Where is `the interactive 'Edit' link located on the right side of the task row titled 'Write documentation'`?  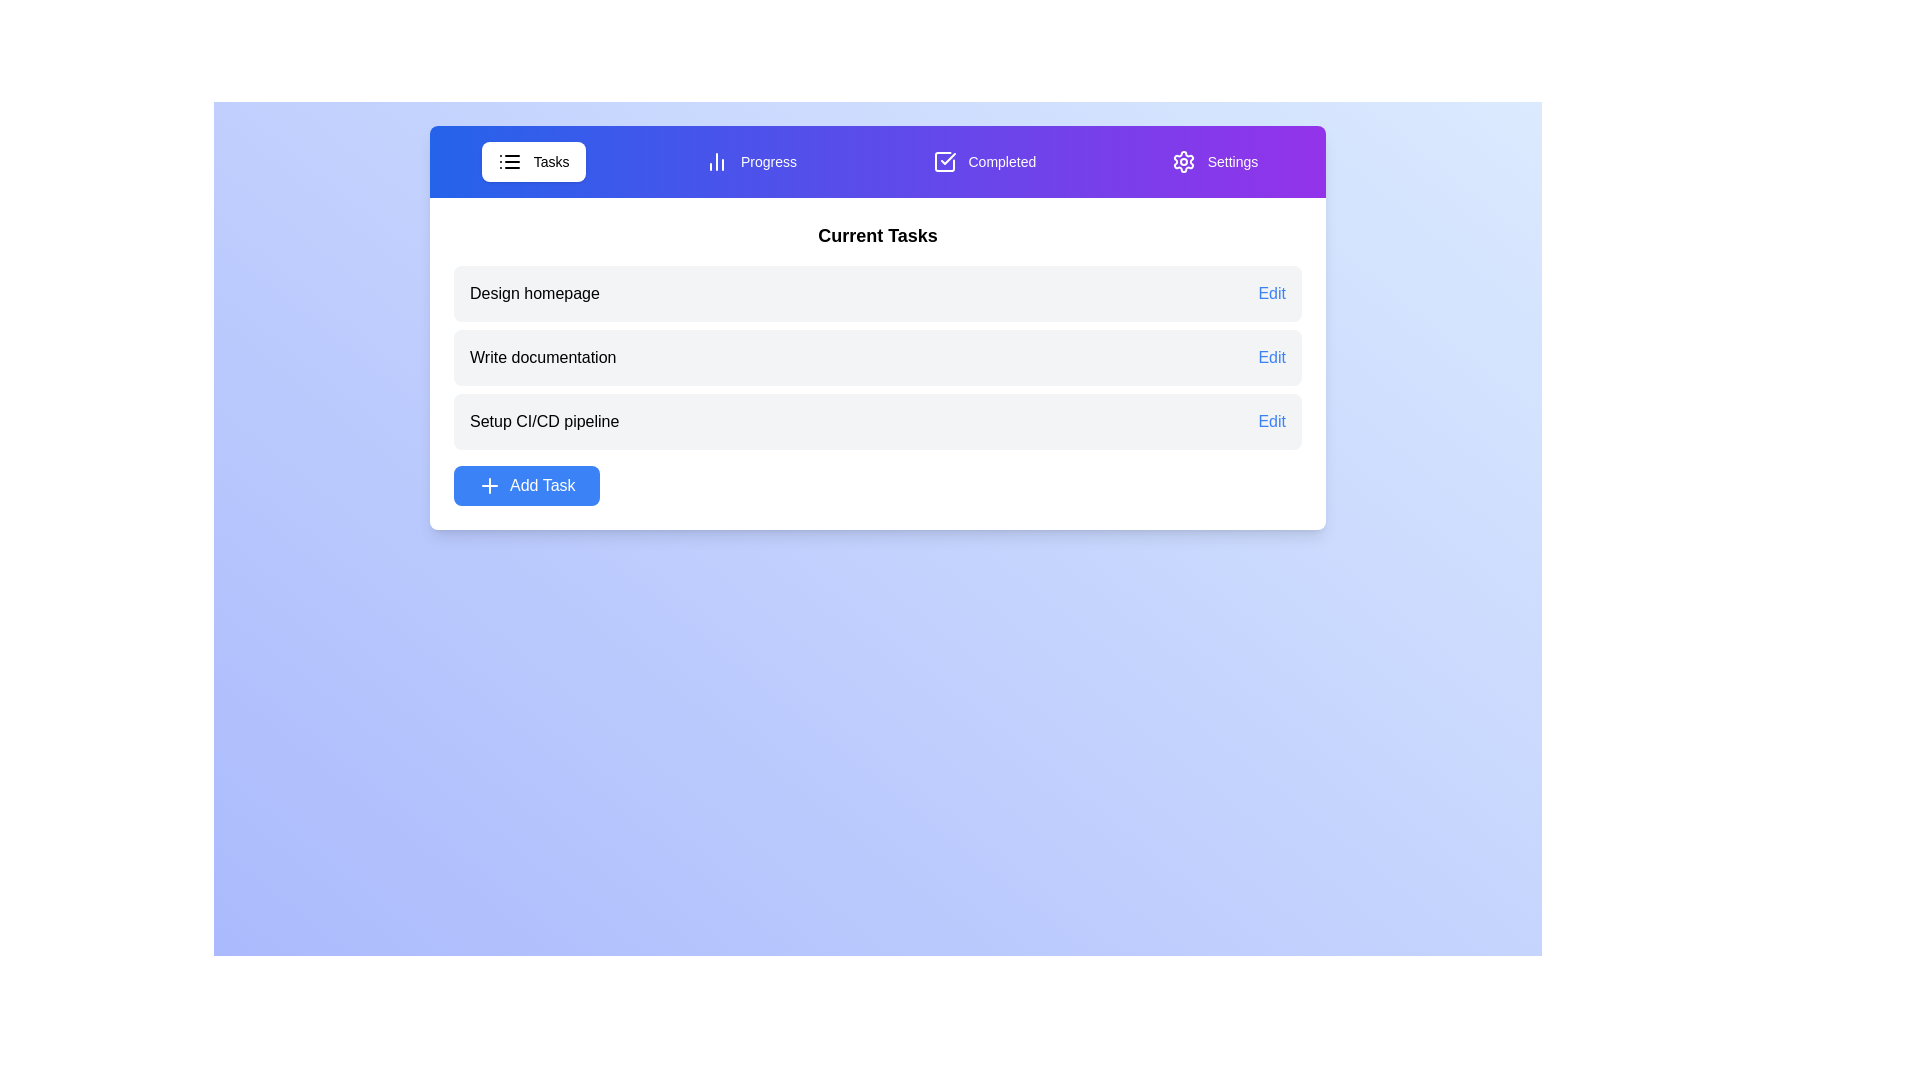 the interactive 'Edit' link located on the right side of the task row titled 'Write documentation' is located at coordinates (1271, 357).